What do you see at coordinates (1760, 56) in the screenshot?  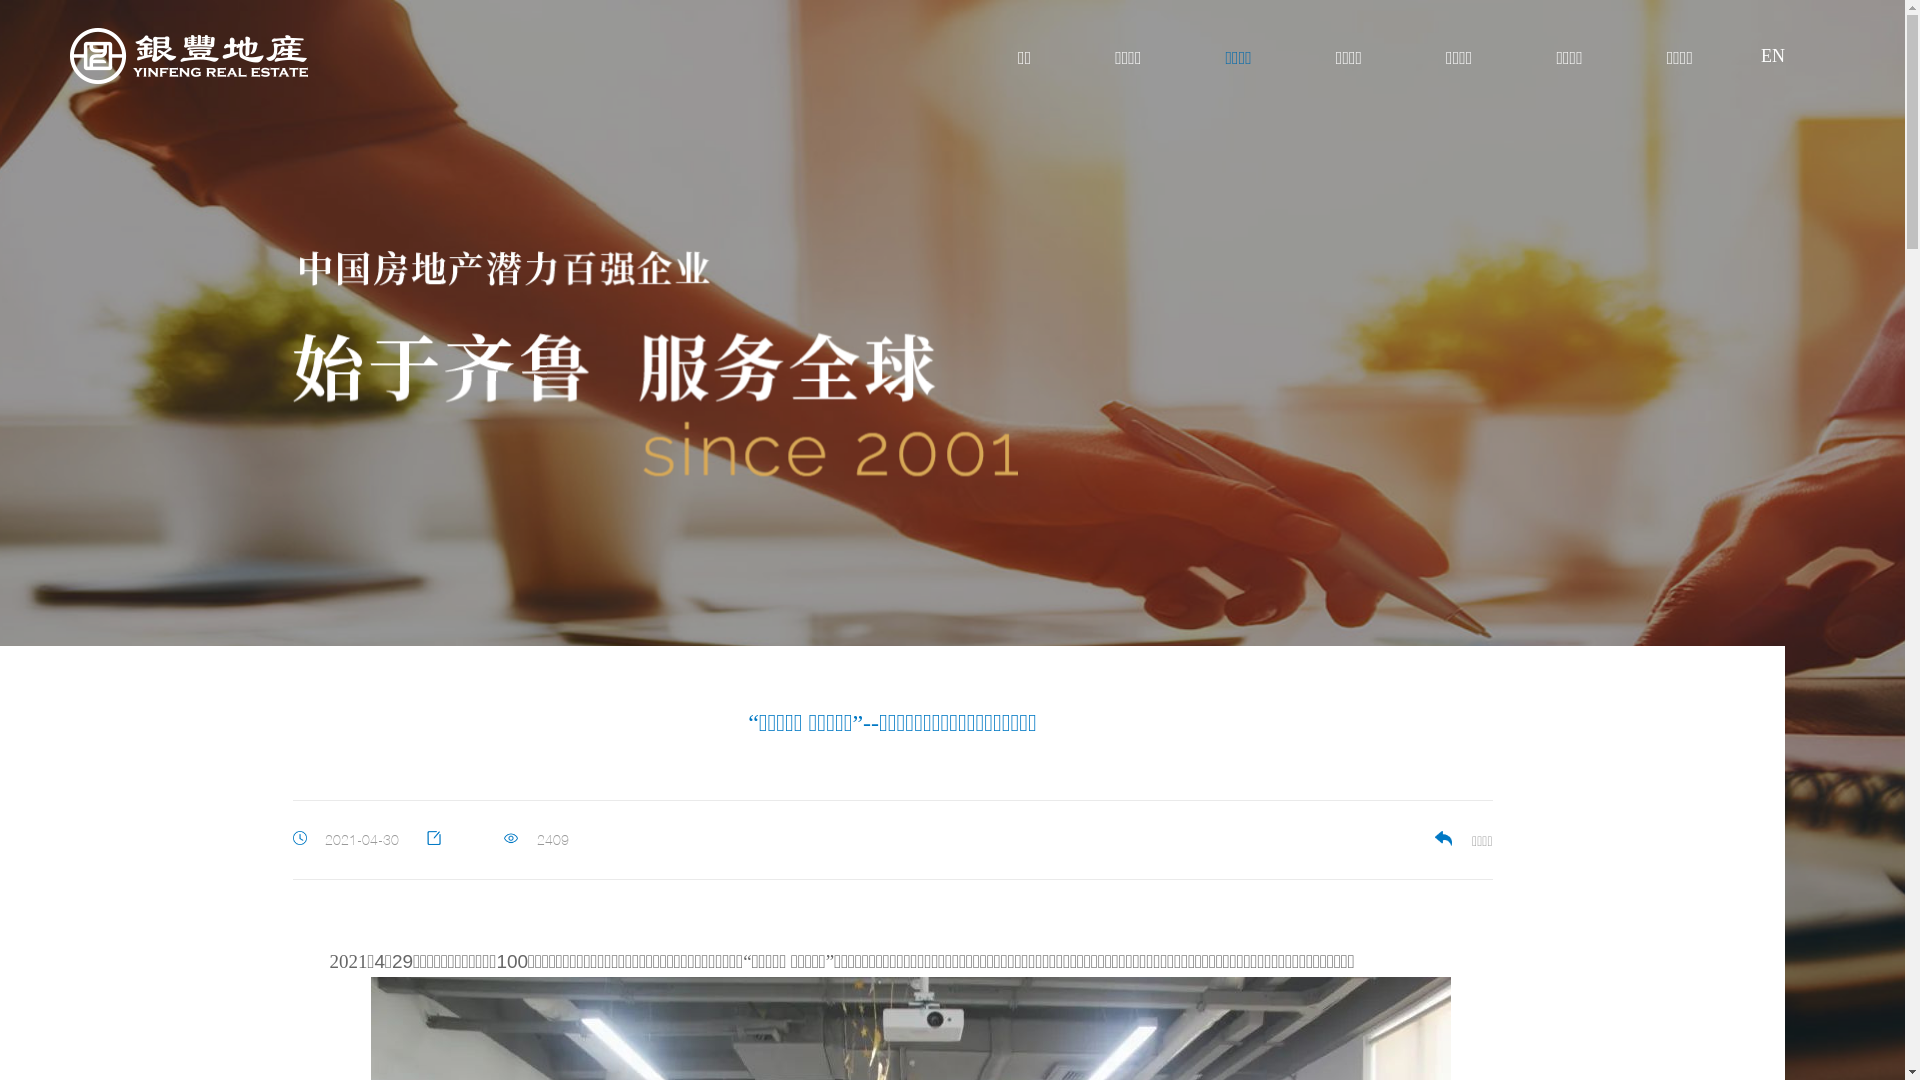 I see `'EN'` at bounding box center [1760, 56].